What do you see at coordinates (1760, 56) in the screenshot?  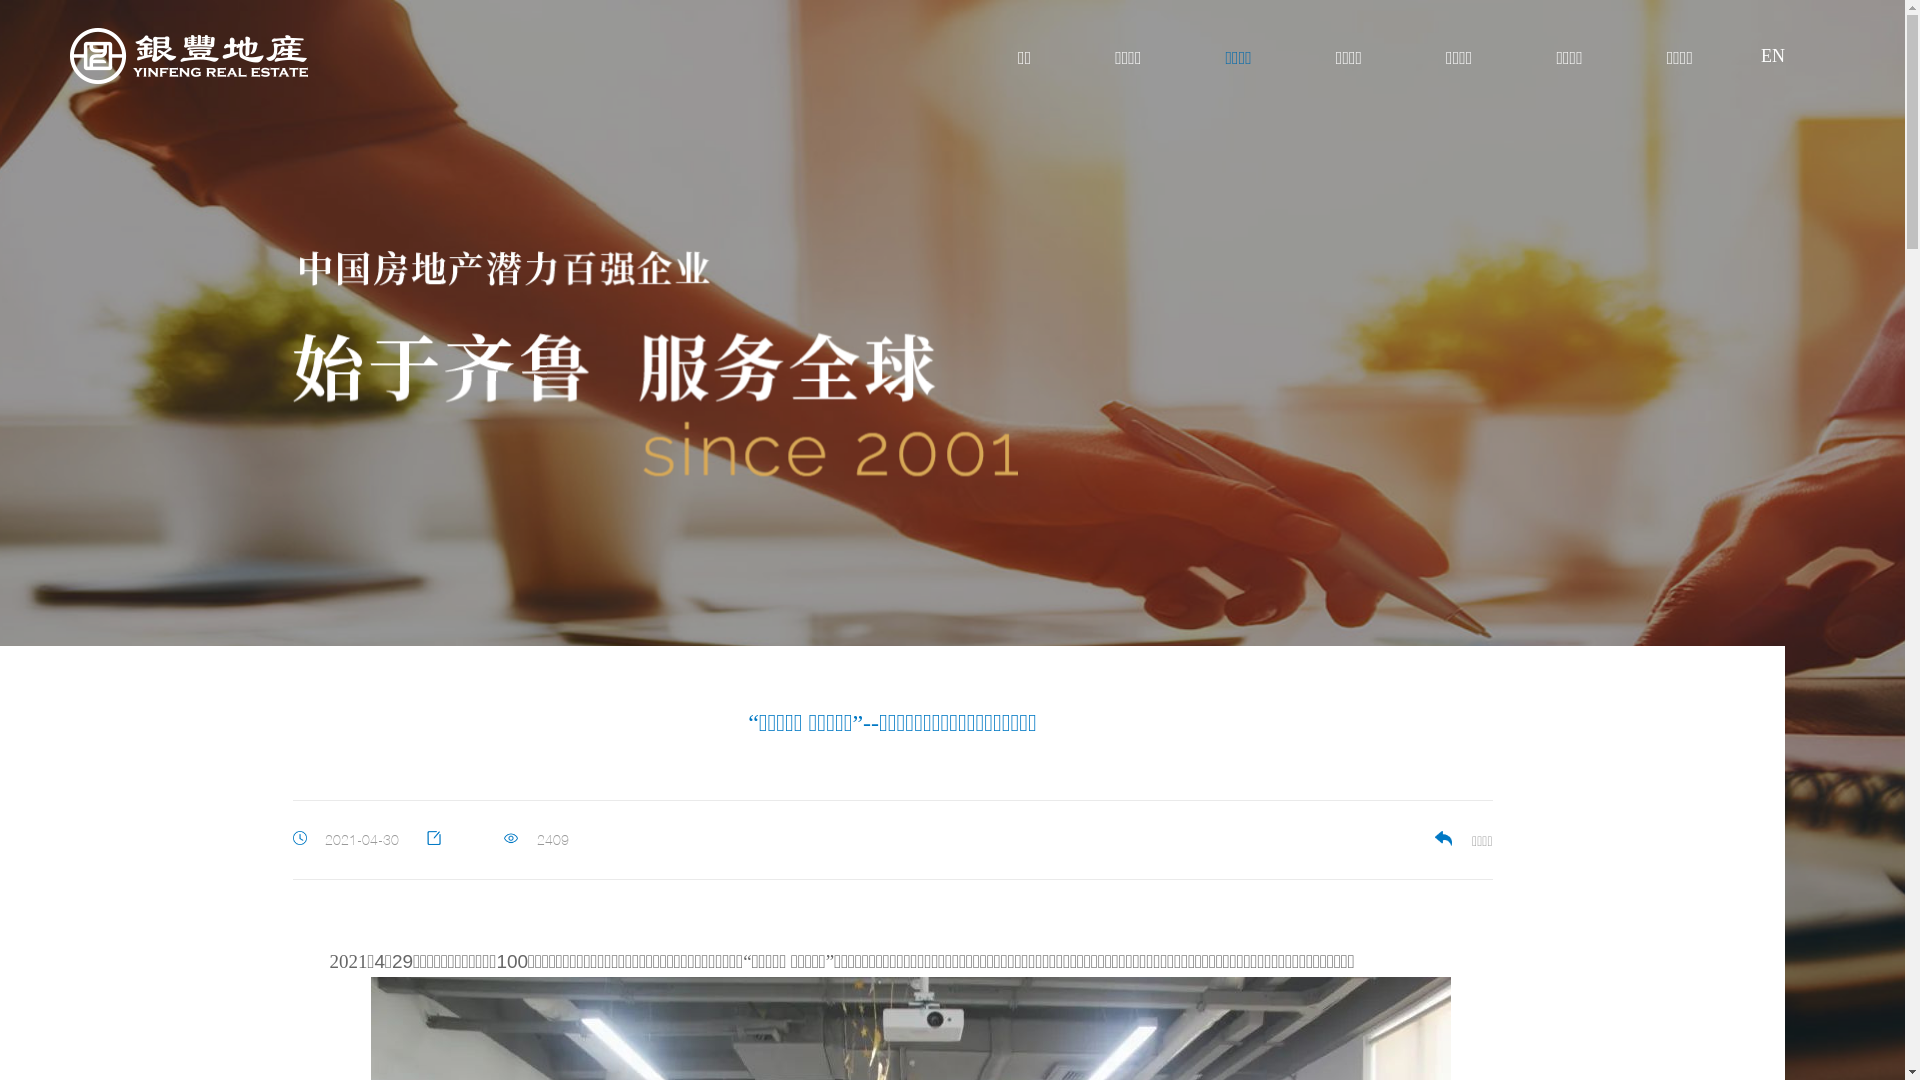 I see `'EN'` at bounding box center [1760, 56].